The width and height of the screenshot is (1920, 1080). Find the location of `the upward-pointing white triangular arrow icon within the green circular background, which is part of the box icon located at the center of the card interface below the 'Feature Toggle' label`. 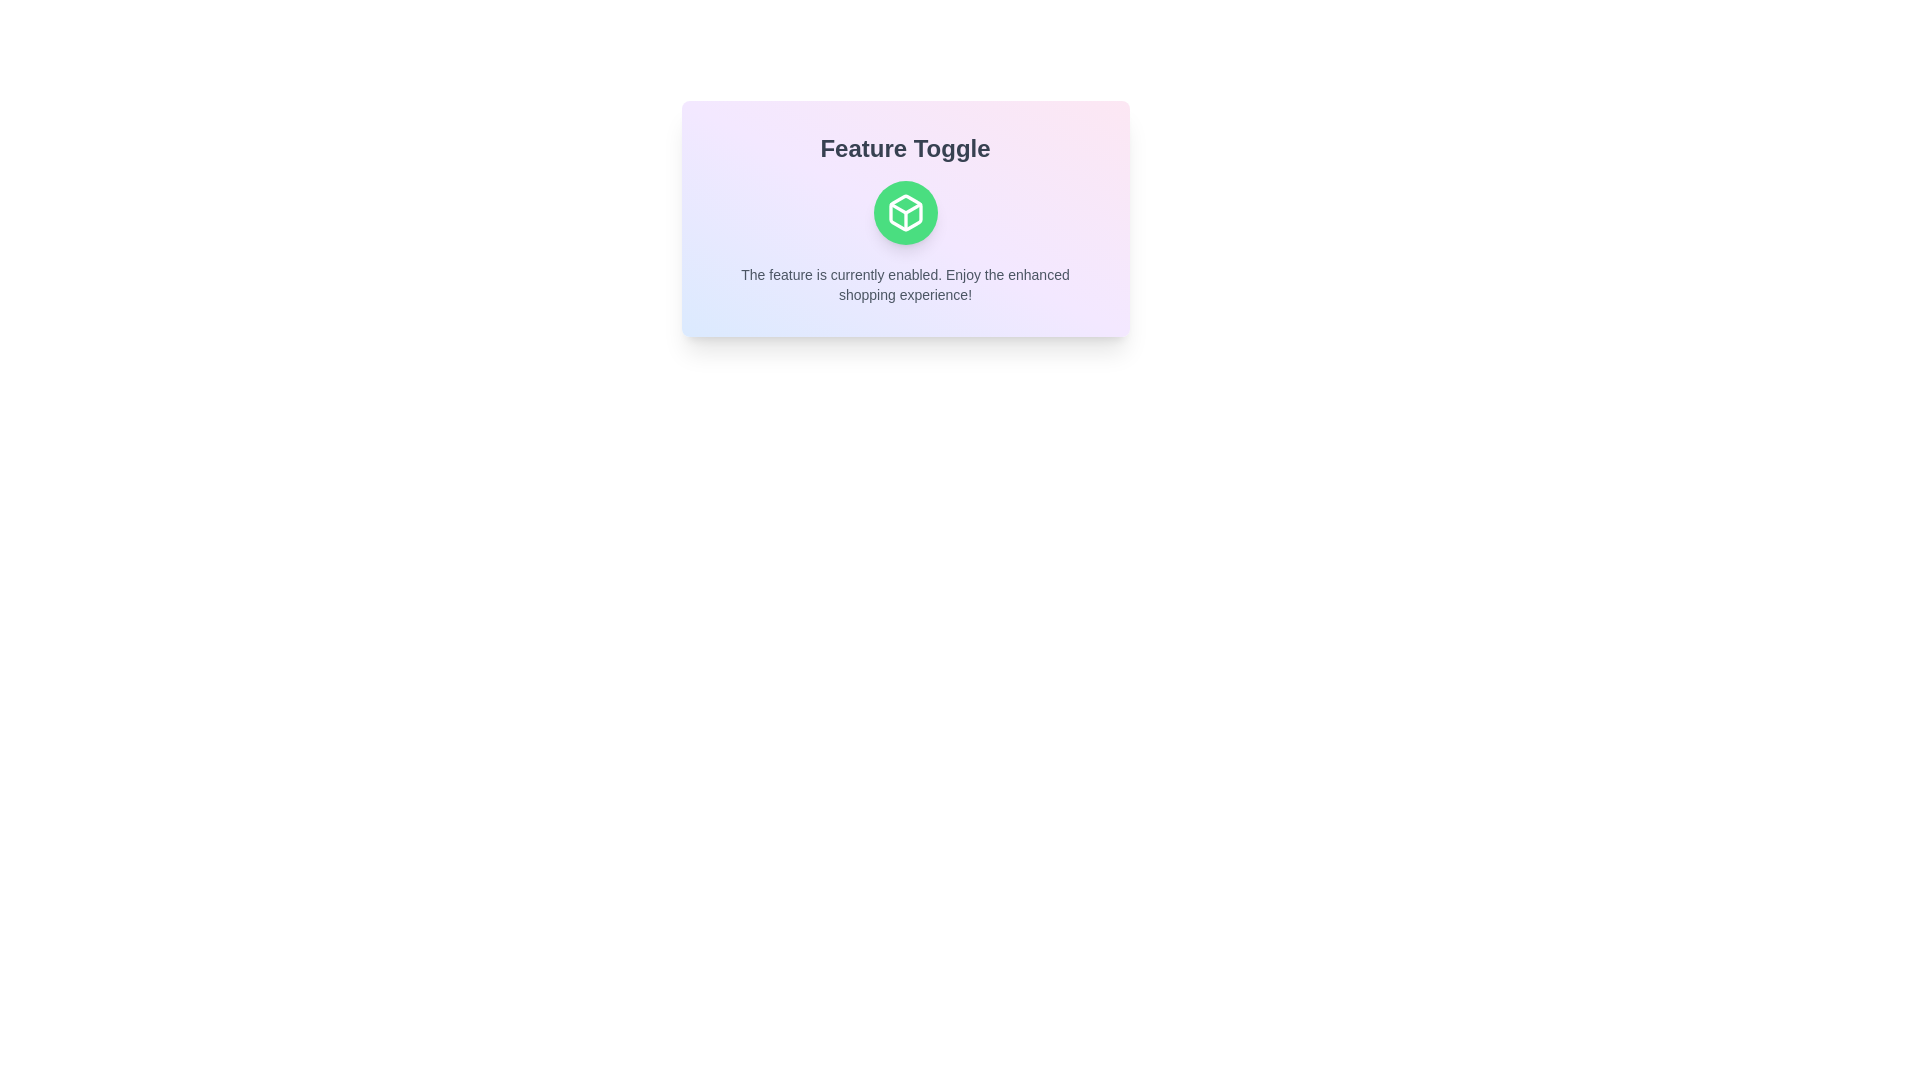

the upward-pointing white triangular arrow icon within the green circular background, which is part of the box icon located at the center of the card interface below the 'Feature Toggle' label is located at coordinates (904, 208).